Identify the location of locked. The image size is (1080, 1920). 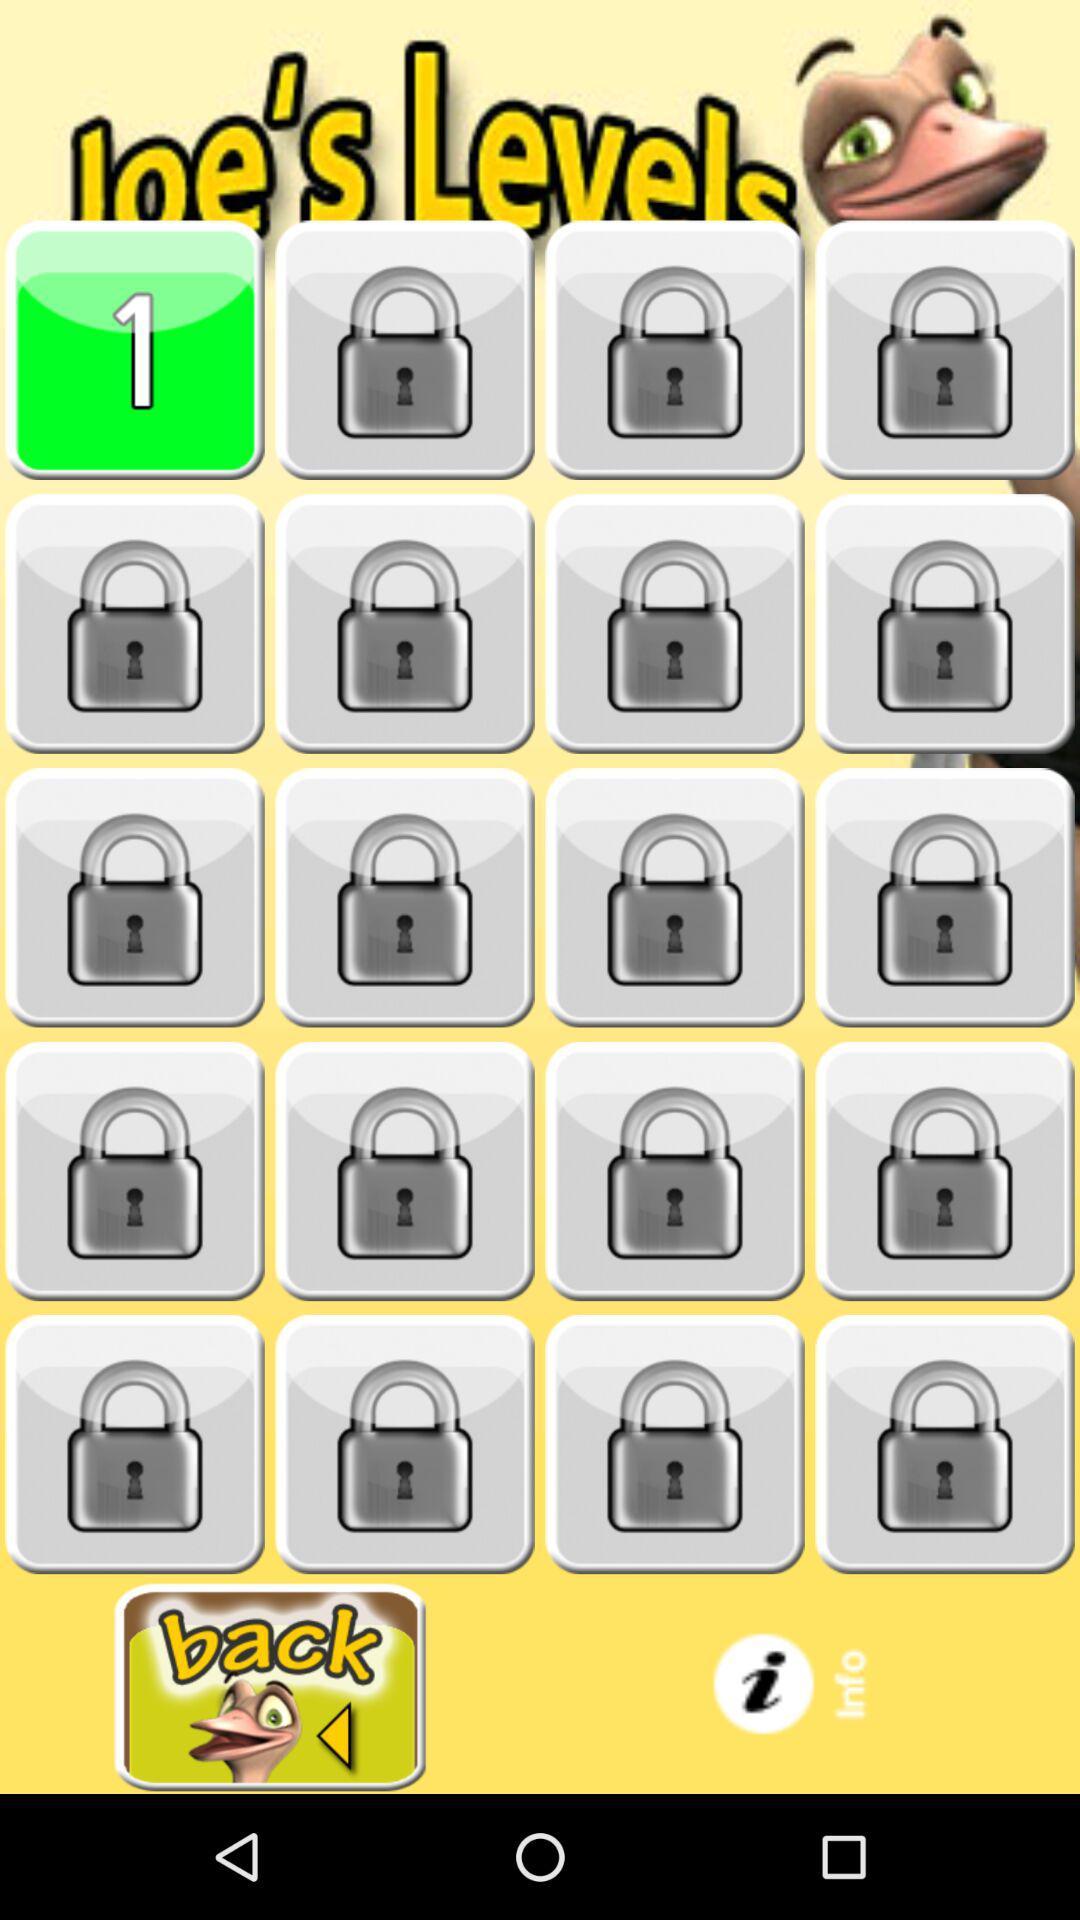
(405, 350).